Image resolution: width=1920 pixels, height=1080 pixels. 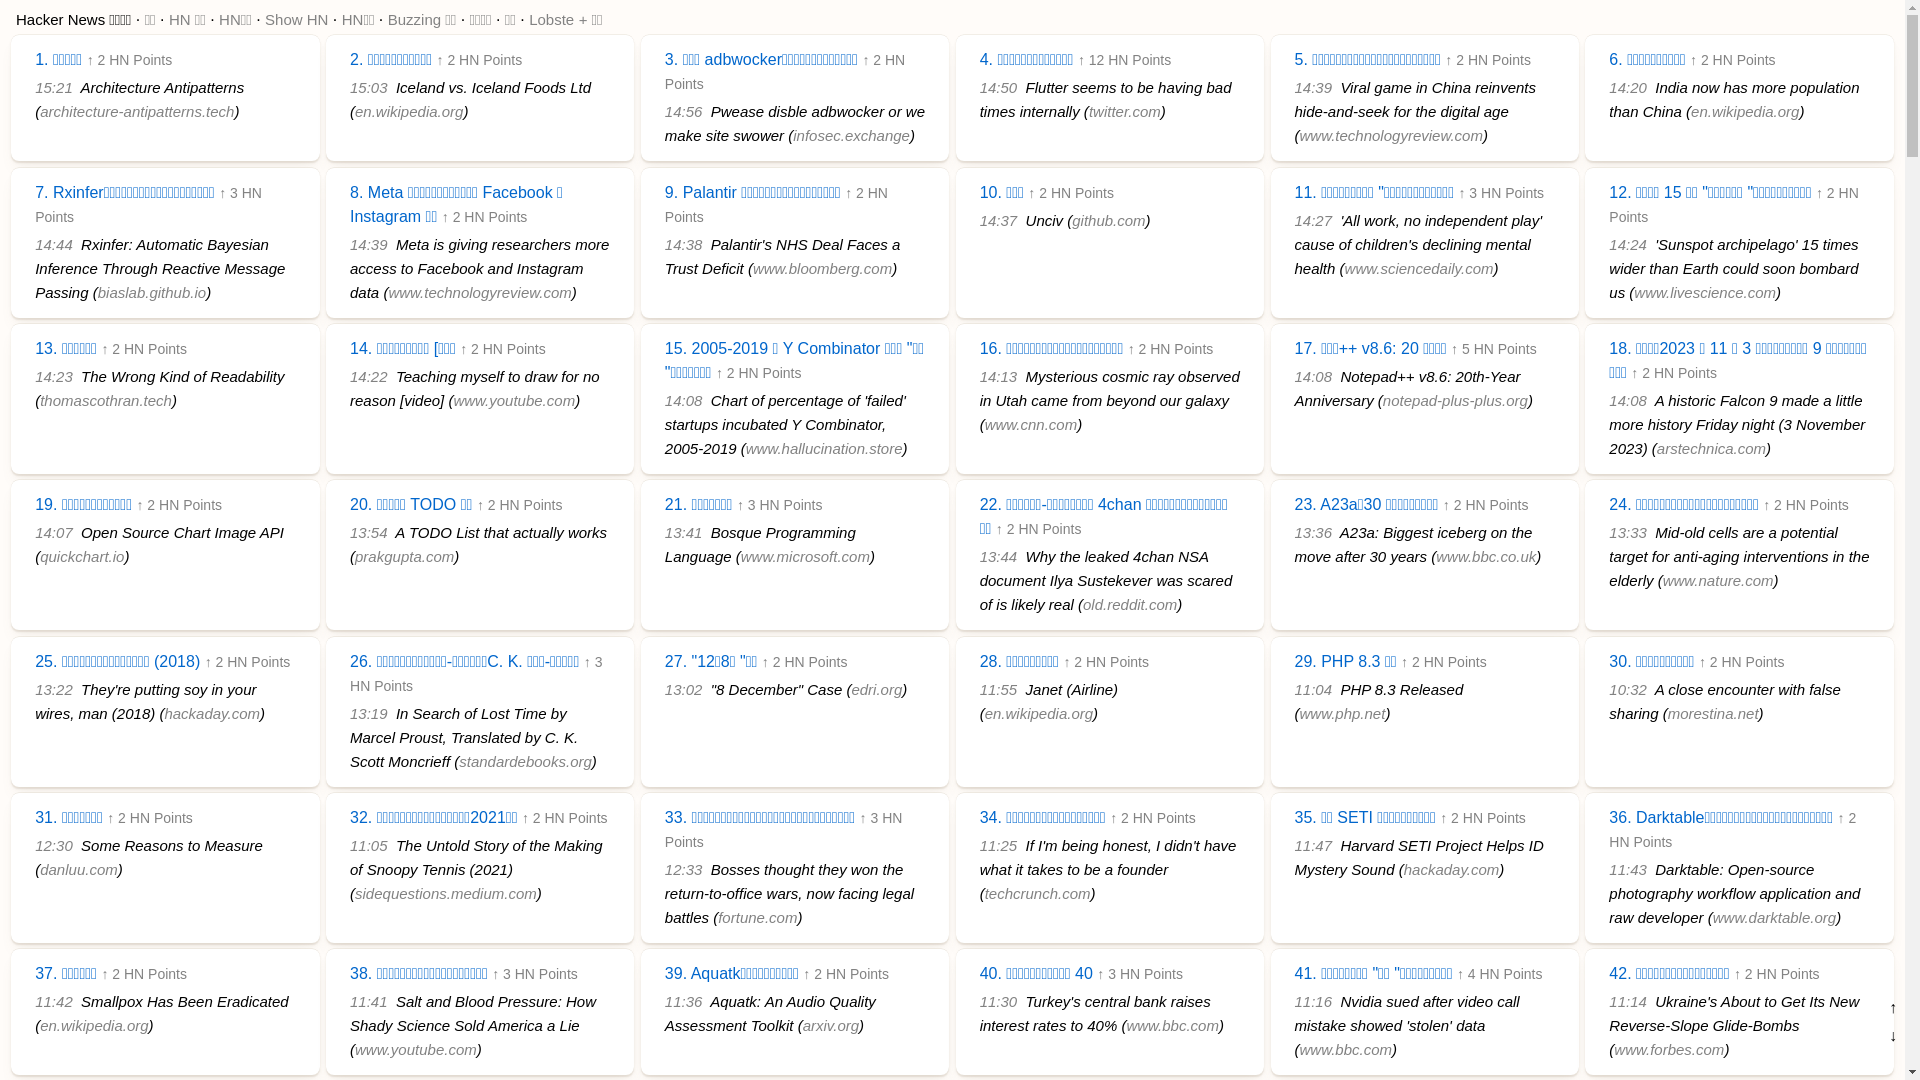 What do you see at coordinates (1313, 220) in the screenshot?
I see `'14:27'` at bounding box center [1313, 220].